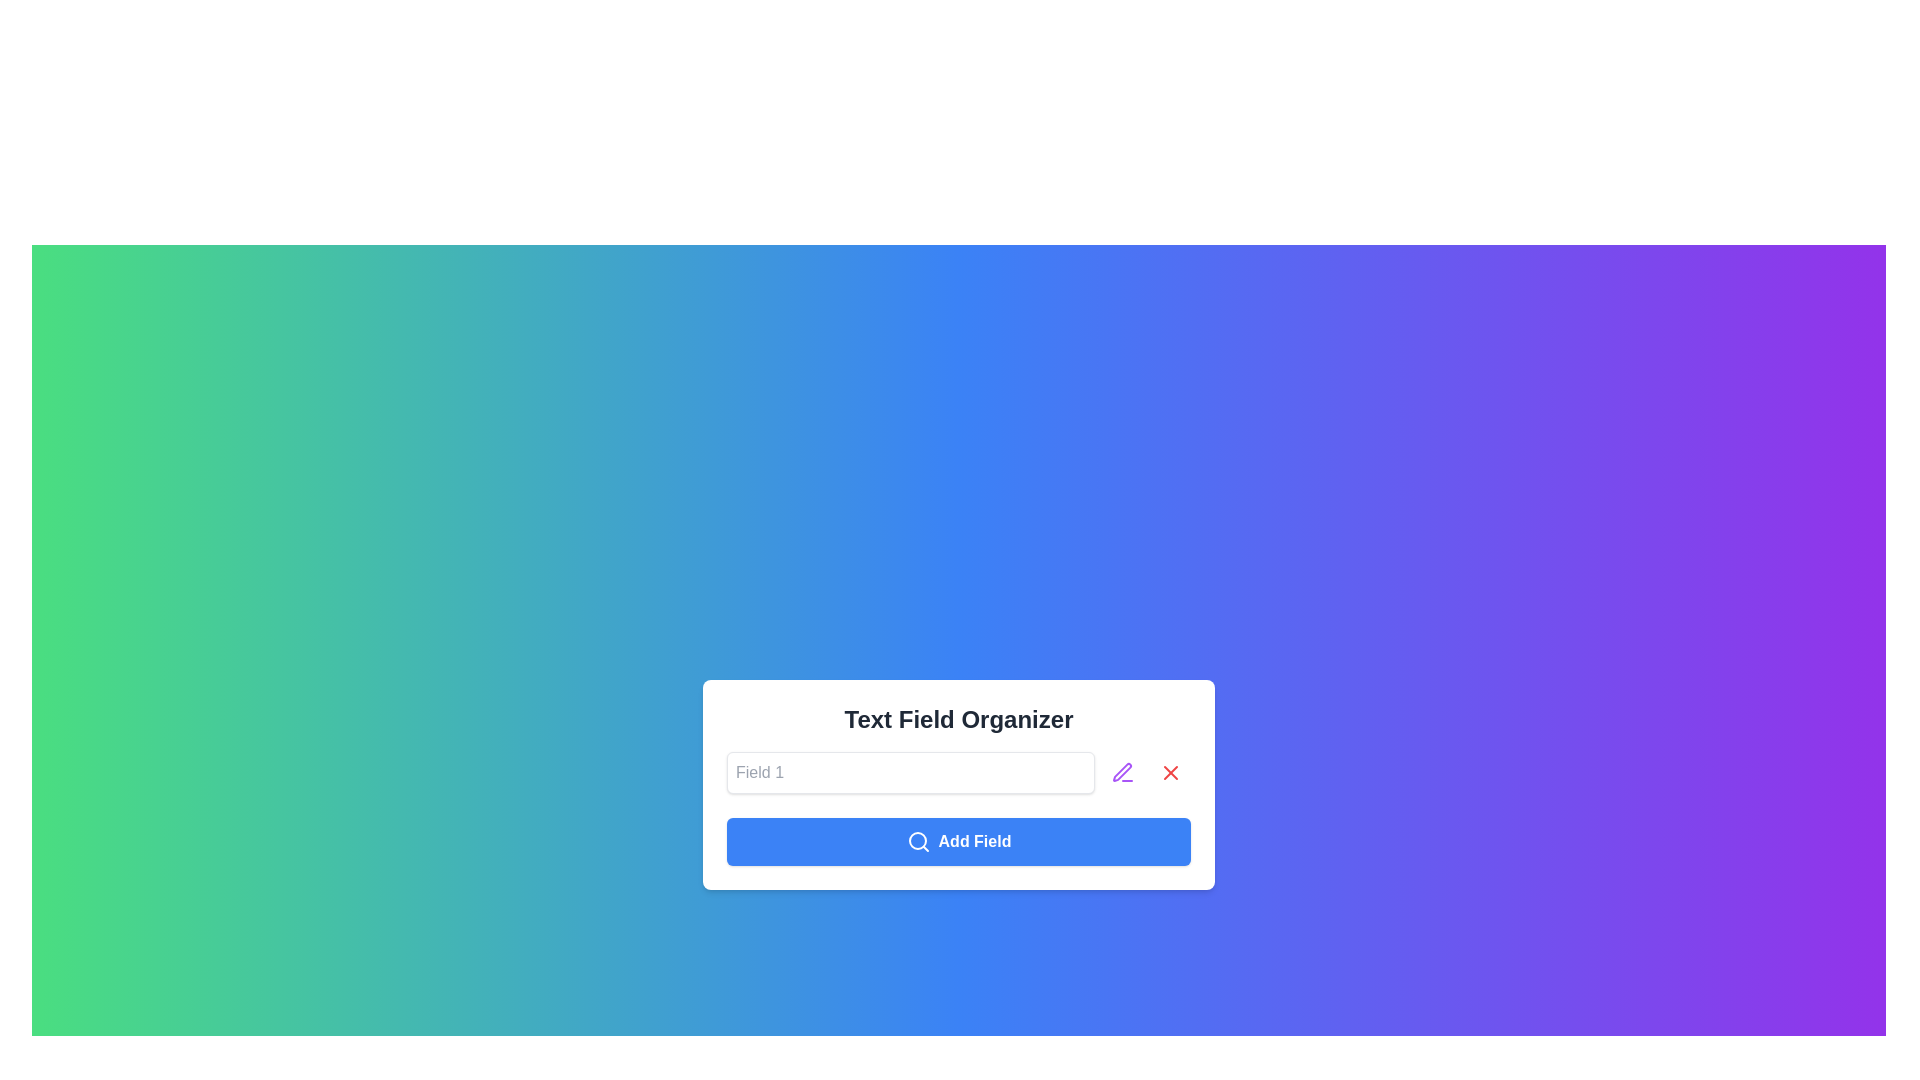 Image resolution: width=1920 pixels, height=1080 pixels. What do you see at coordinates (1123, 771) in the screenshot?
I see `the pen icon located to the right of the 'Field 1' text input, which is used for editing or modifying the associated content` at bounding box center [1123, 771].